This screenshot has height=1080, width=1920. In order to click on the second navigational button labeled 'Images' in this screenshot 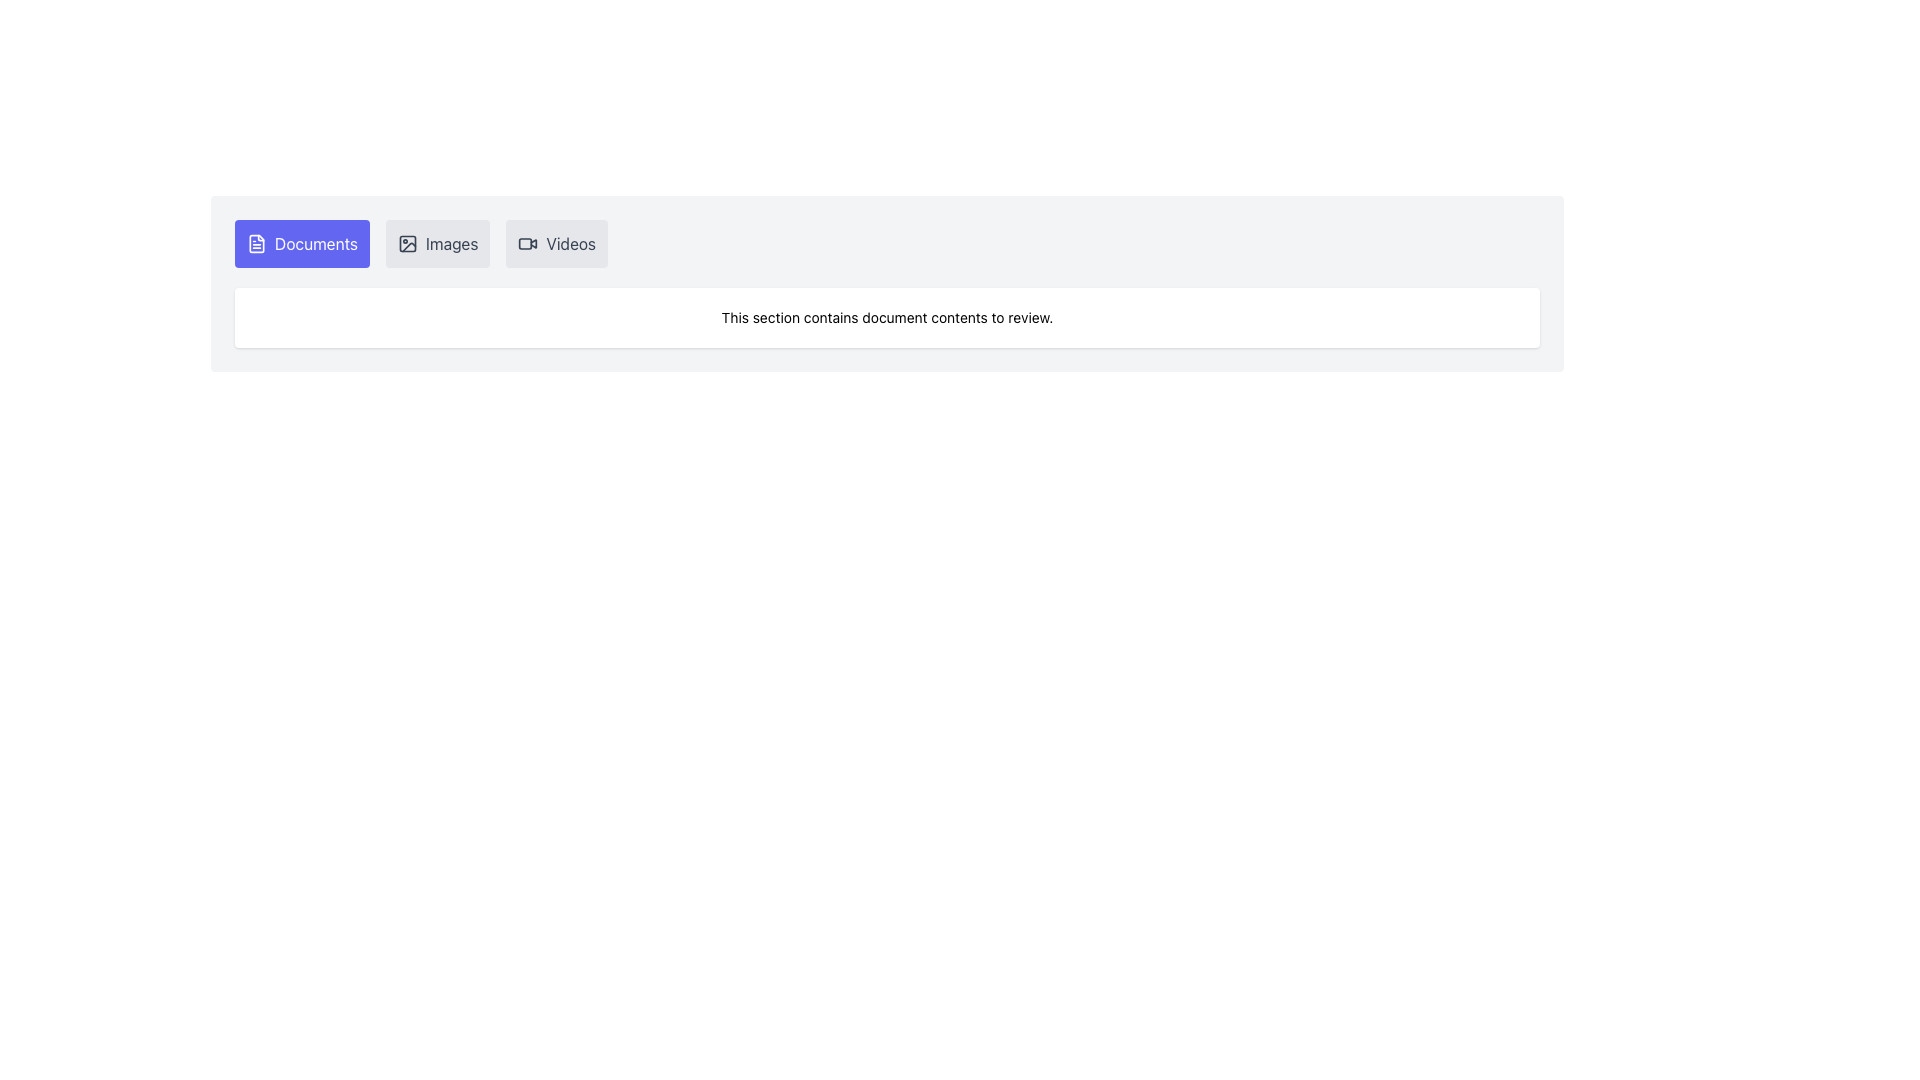, I will do `click(437, 242)`.